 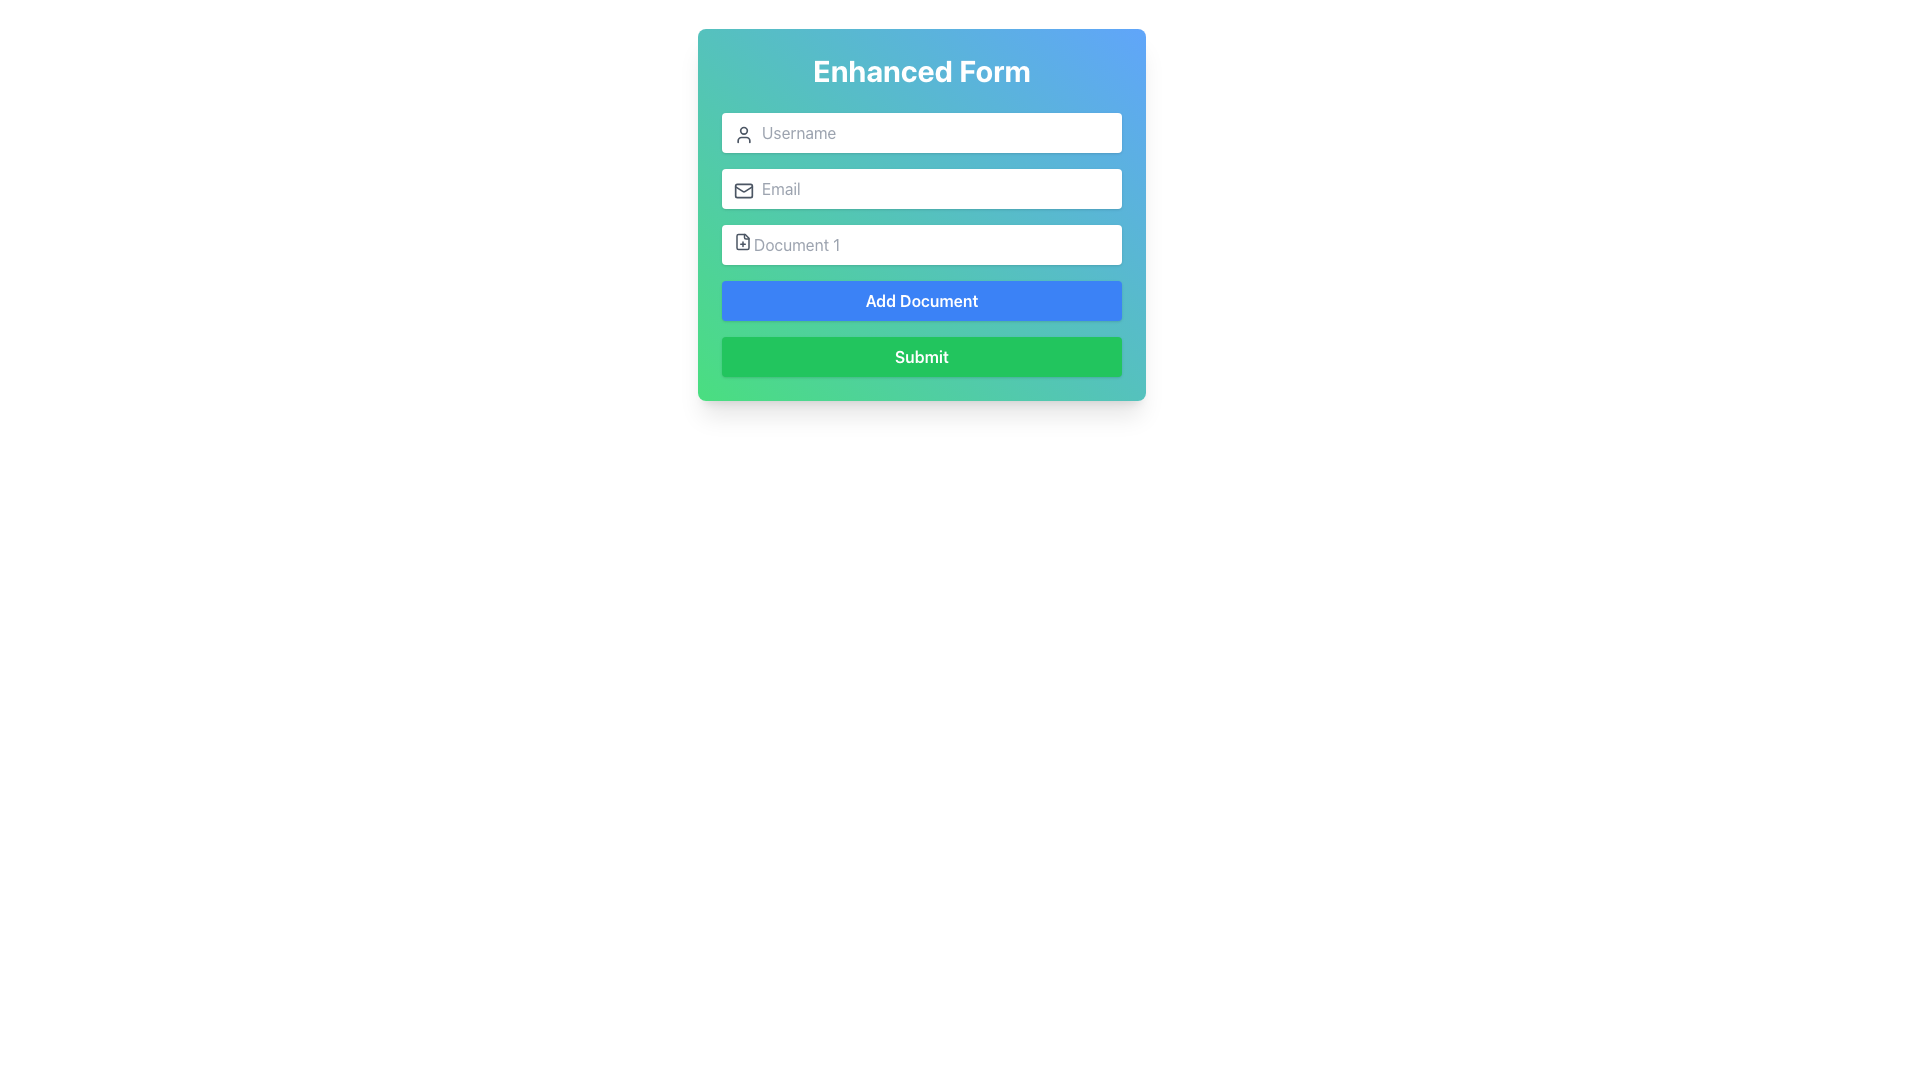 What do you see at coordinates (920, 132) in the screenshot?
I see `the username input field located beneath the 'Enhanced Form' title and above the email input field` at bounding box center [920, 132].